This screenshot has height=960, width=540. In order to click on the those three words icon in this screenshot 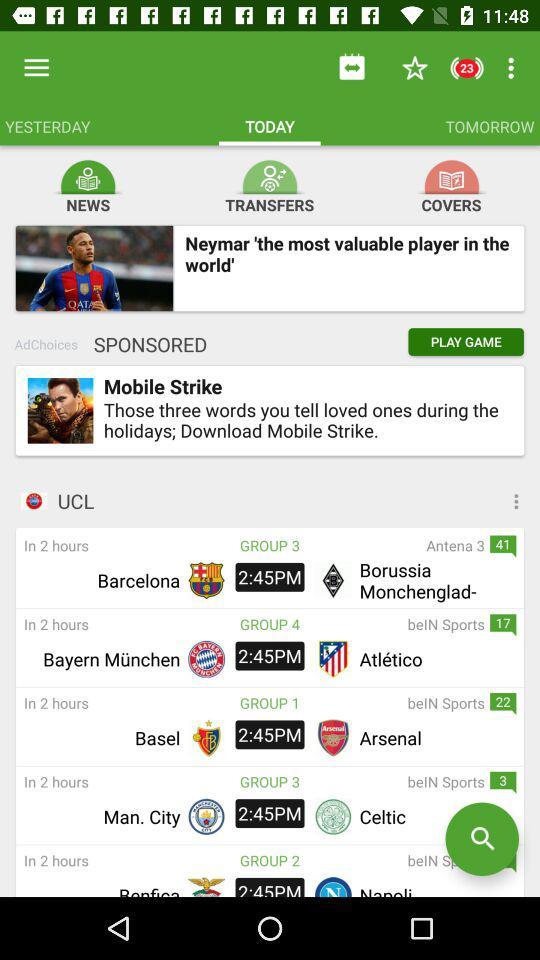, I will do `click(301, 419)`.